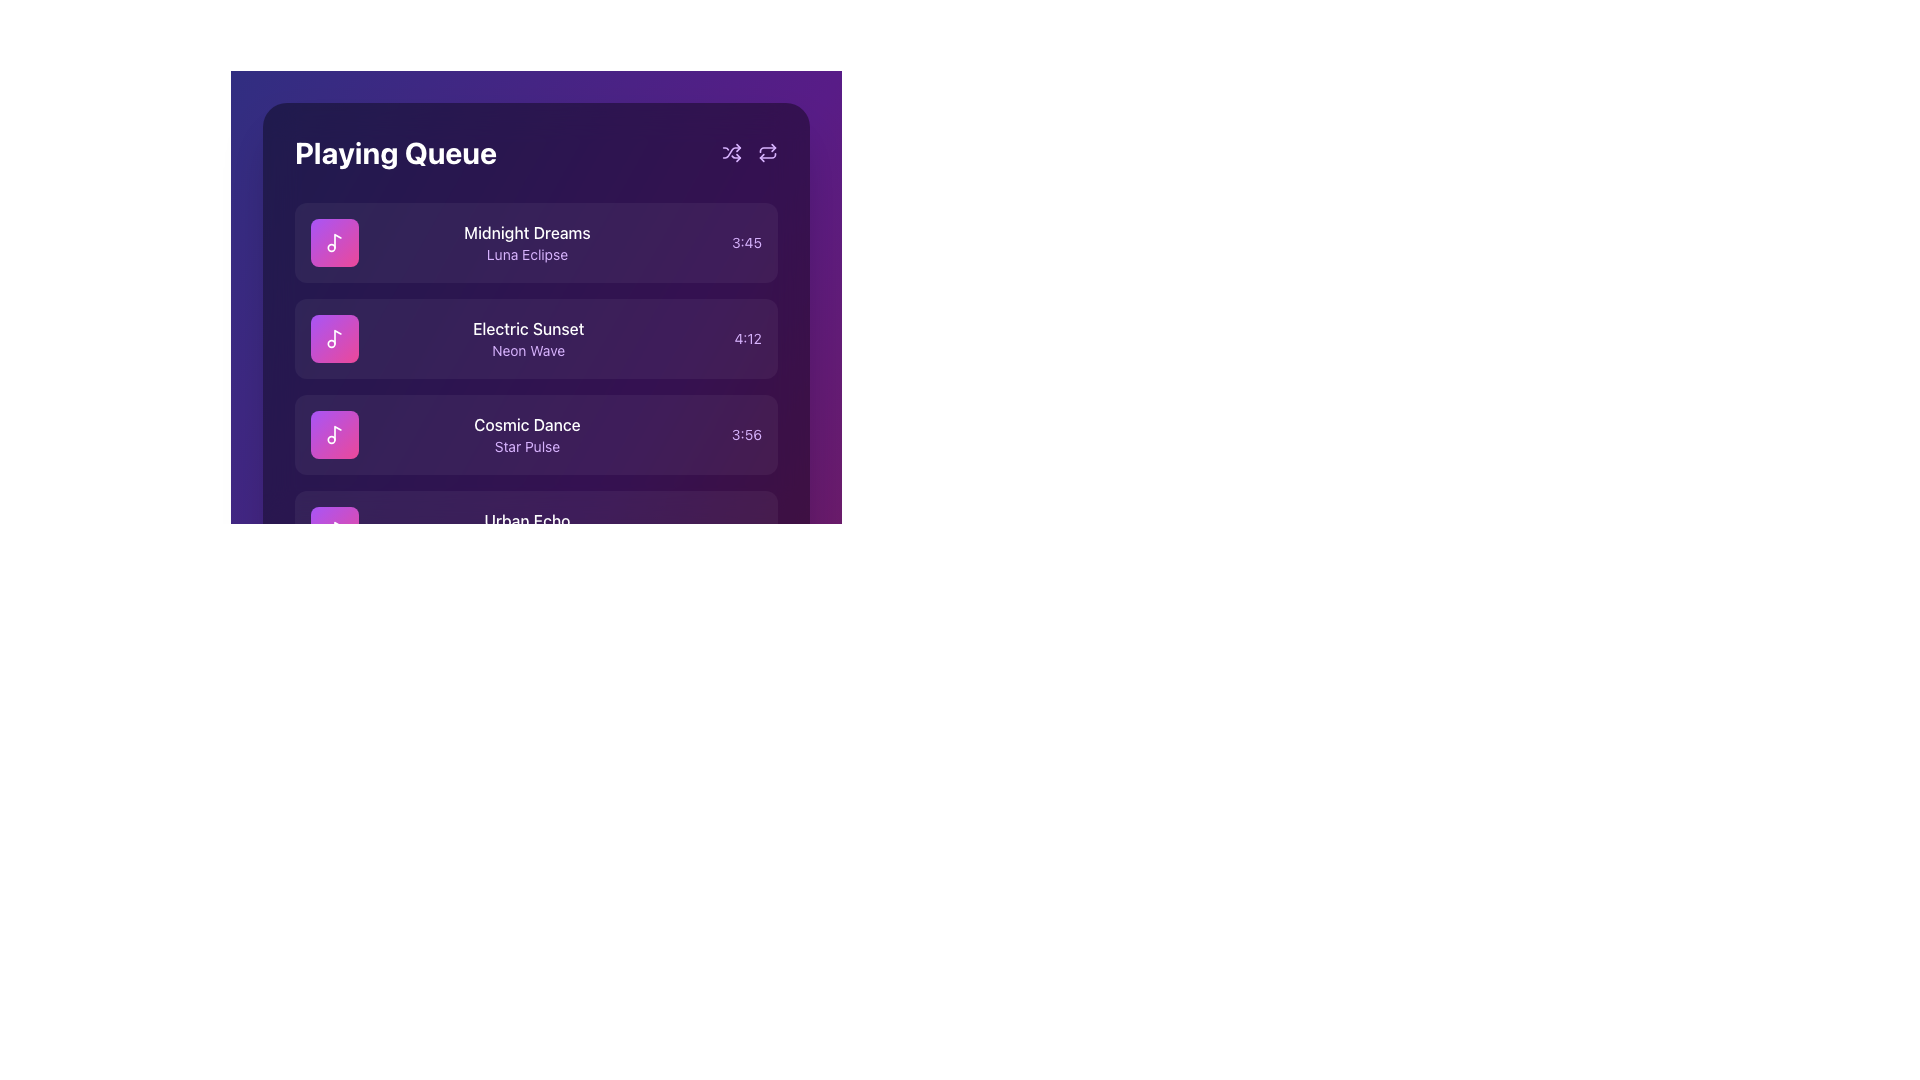 The width and height of the screenshot is (1920, 1080). What do you see at coordinates (337, 336) in the screenshot?
I see `the music track associated with the icon representing the song 'Electric Sunset'` at bounding box center [337, 336].